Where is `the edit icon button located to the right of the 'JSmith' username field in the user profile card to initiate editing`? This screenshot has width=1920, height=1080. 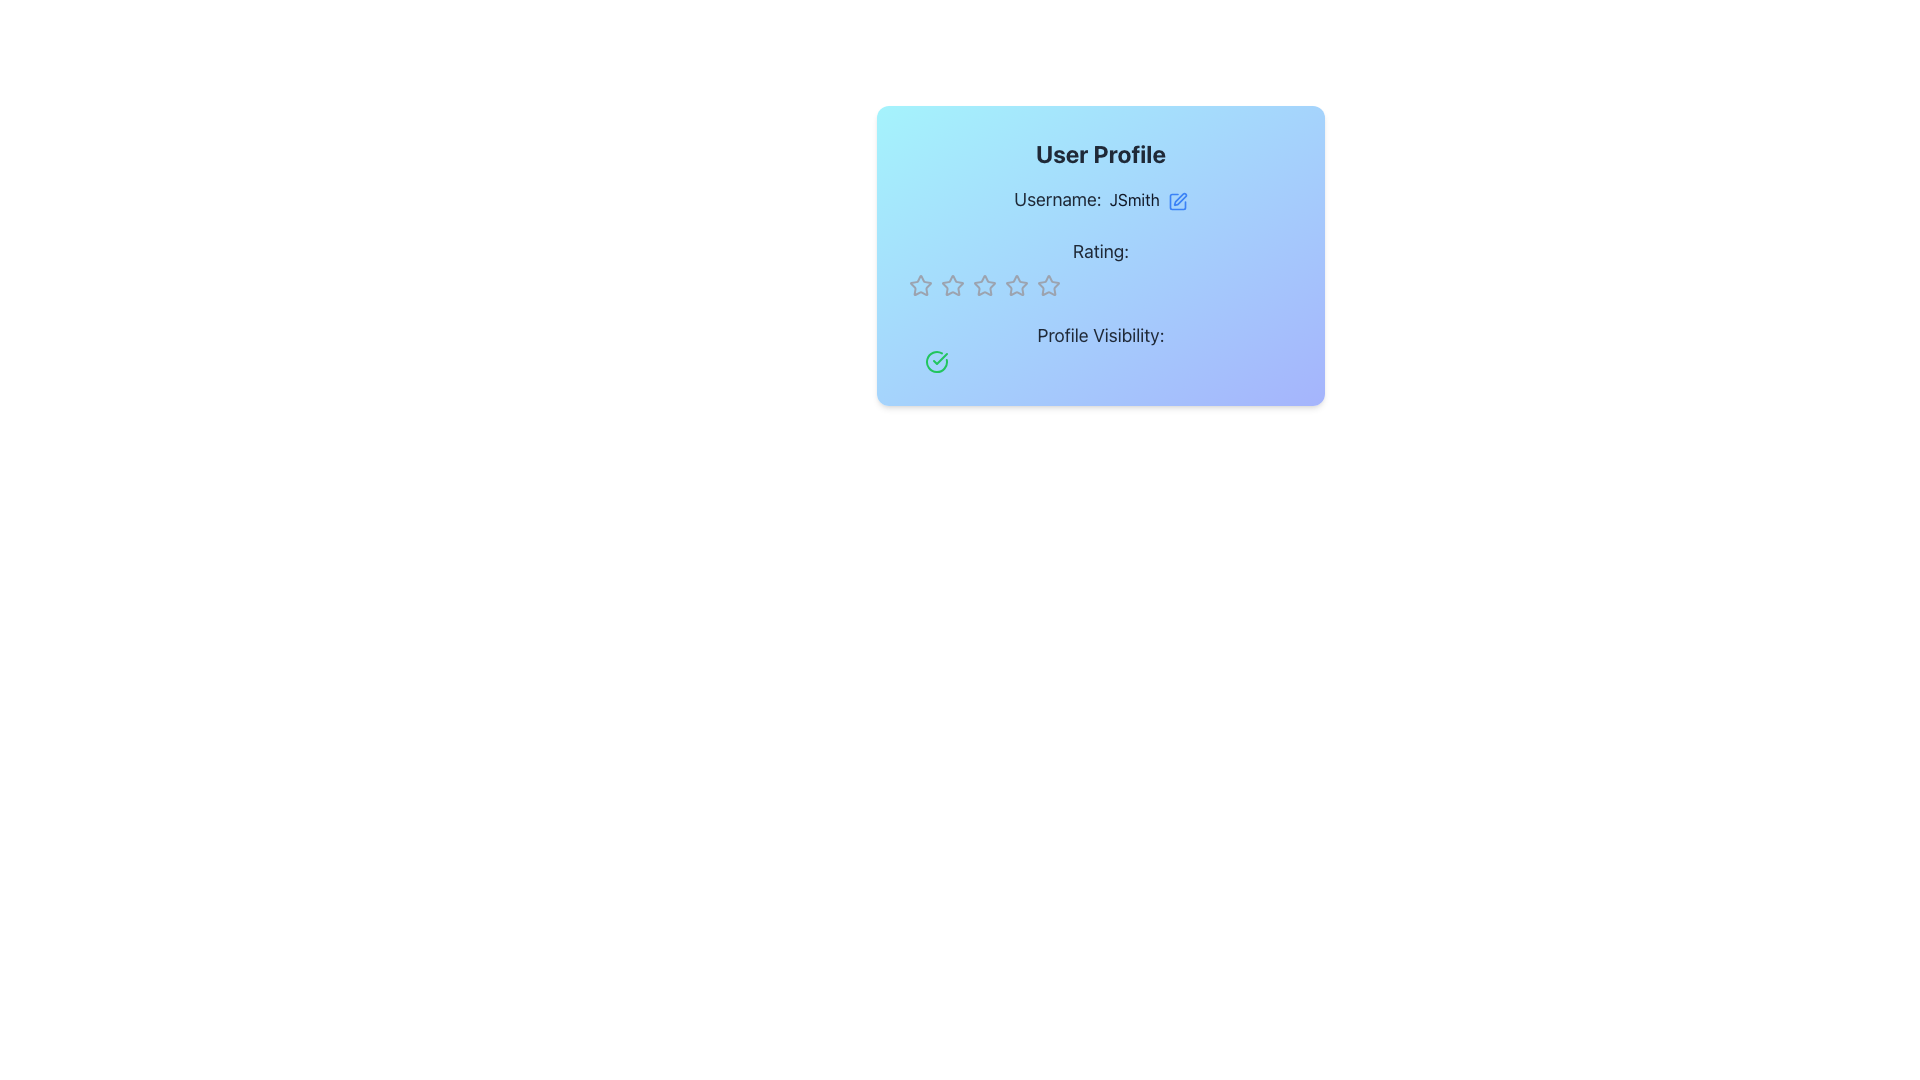 the edit icon button located to the right of the 'JSmith' username field in the user profile card to initiate editing is located at coordinates (1177, 201).